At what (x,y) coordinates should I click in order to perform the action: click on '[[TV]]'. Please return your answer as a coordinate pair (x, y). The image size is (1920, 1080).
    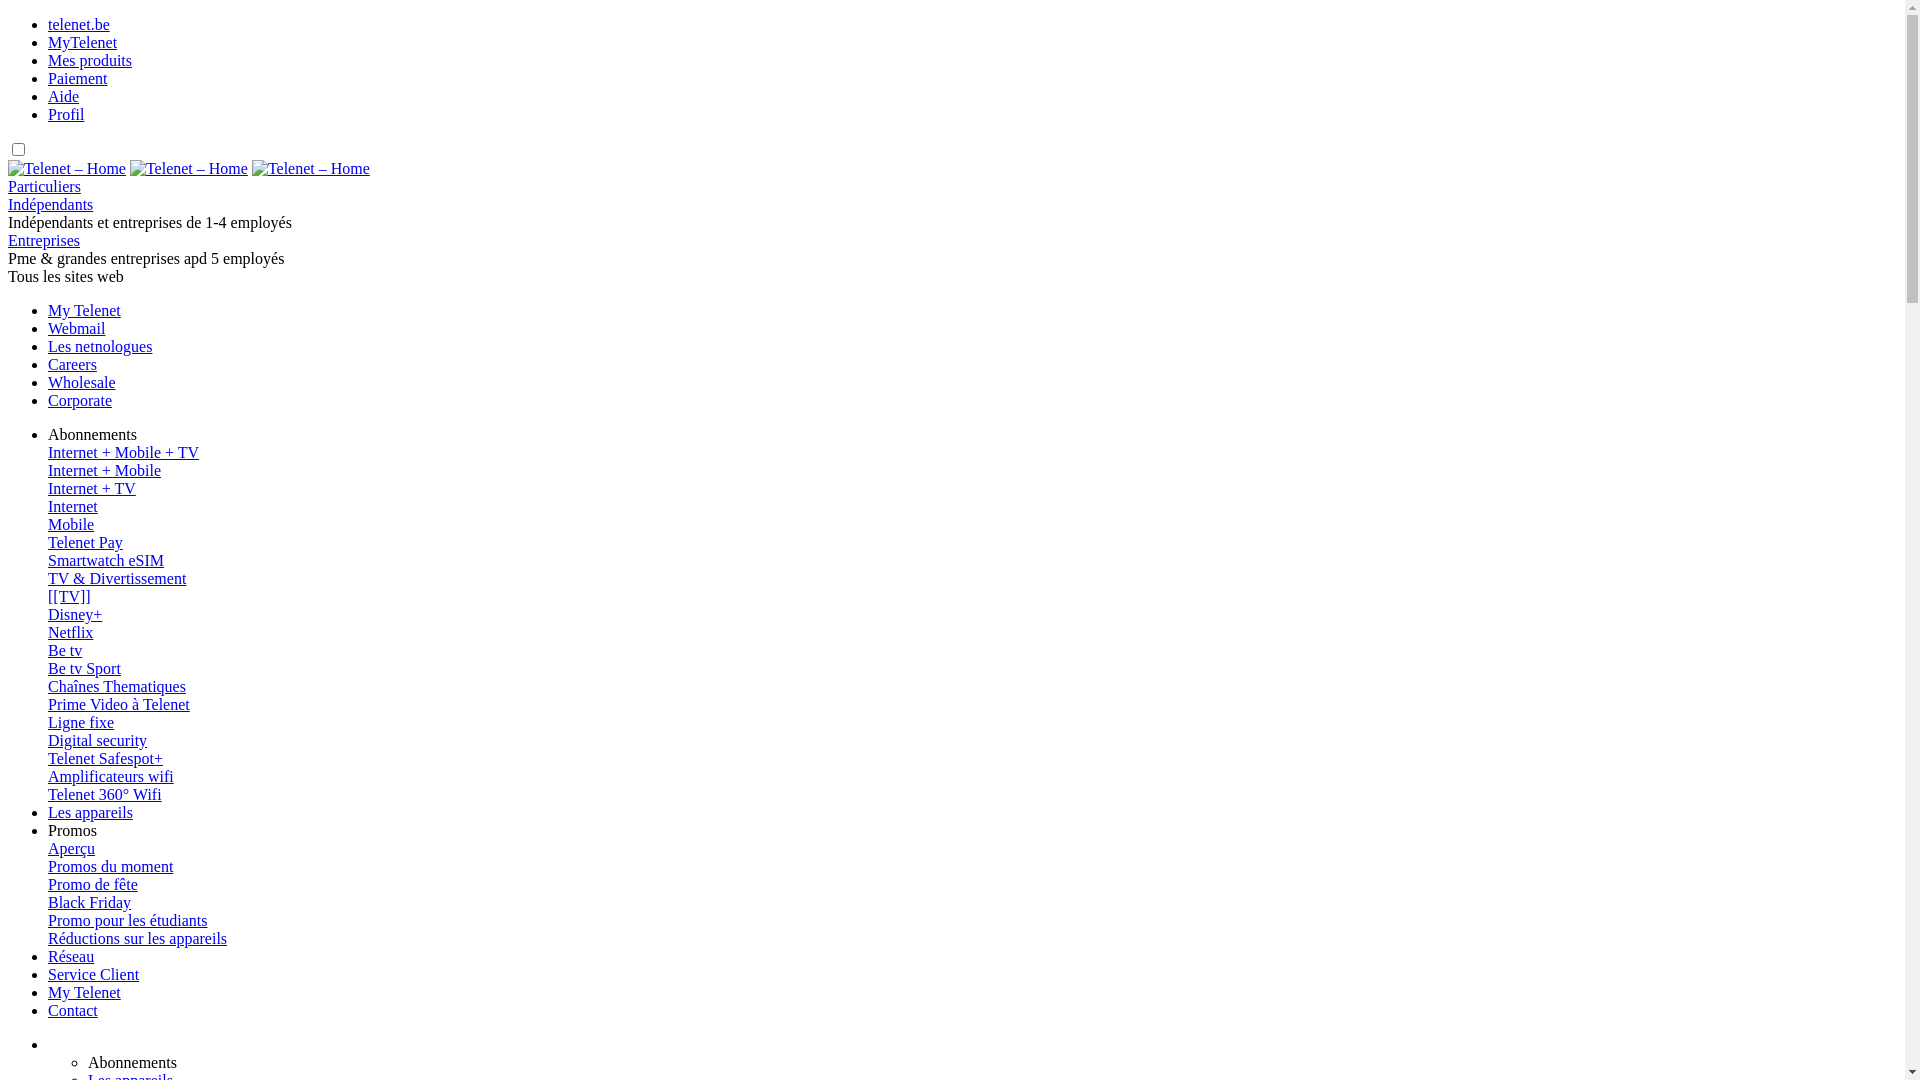
    Looking at the image, I should click on (69, 595).